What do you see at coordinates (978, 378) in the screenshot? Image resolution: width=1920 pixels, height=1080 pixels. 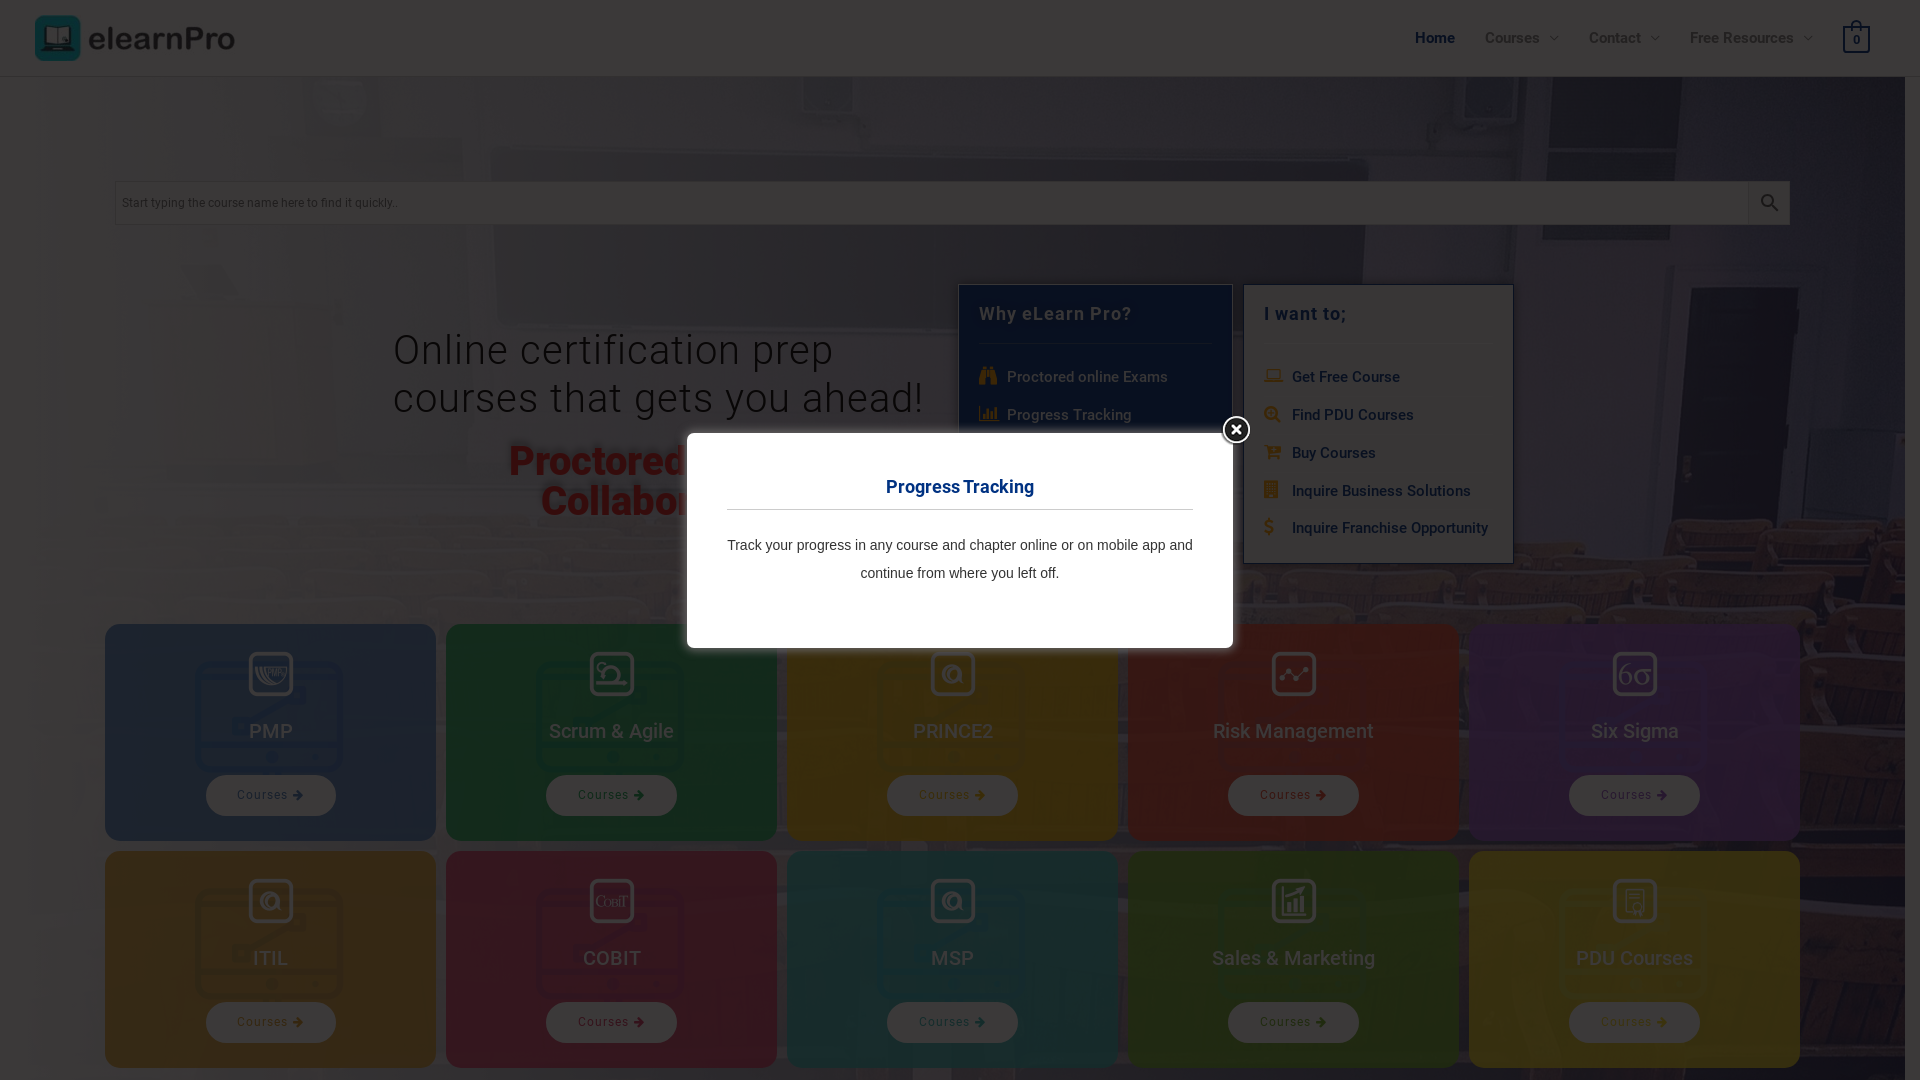 I see `'Proctored online Exams'` at bounding box center [978, 378].